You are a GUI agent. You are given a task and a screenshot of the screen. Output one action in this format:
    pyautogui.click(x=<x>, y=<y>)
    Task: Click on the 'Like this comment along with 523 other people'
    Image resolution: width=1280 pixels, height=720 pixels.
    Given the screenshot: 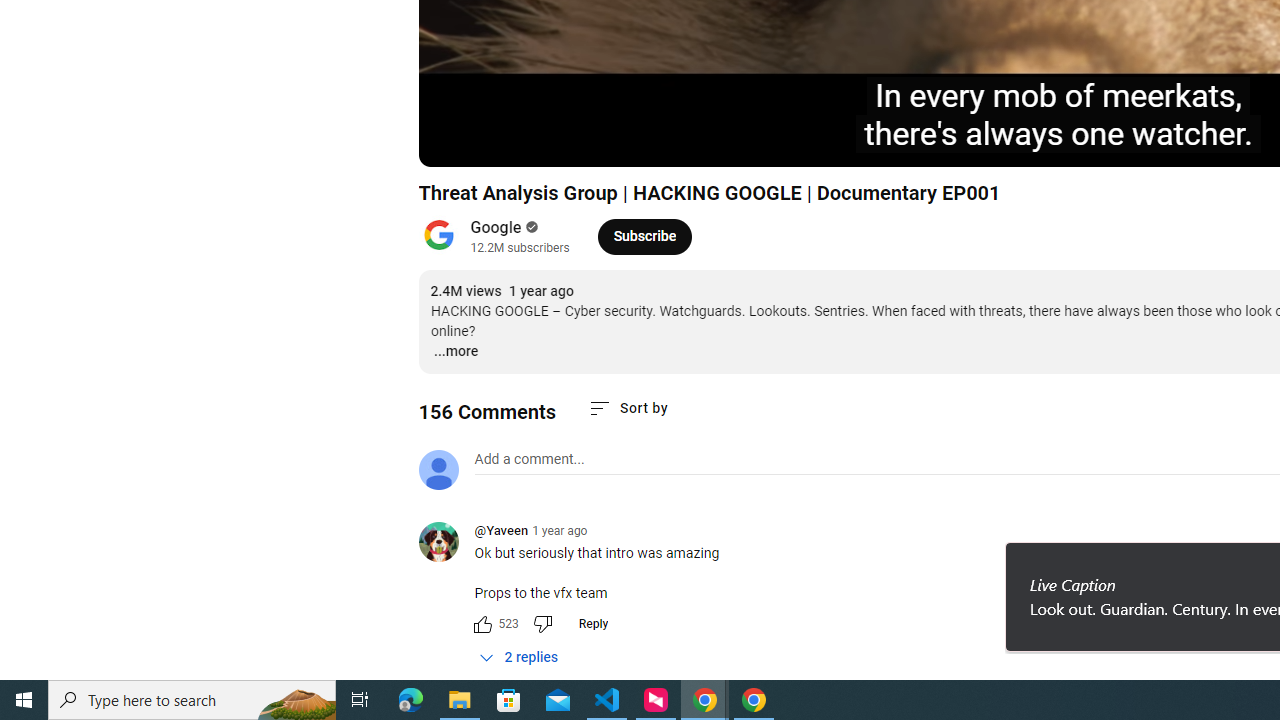 What is the action you would take?
    pyautogui.click(x=482, y=622)
    